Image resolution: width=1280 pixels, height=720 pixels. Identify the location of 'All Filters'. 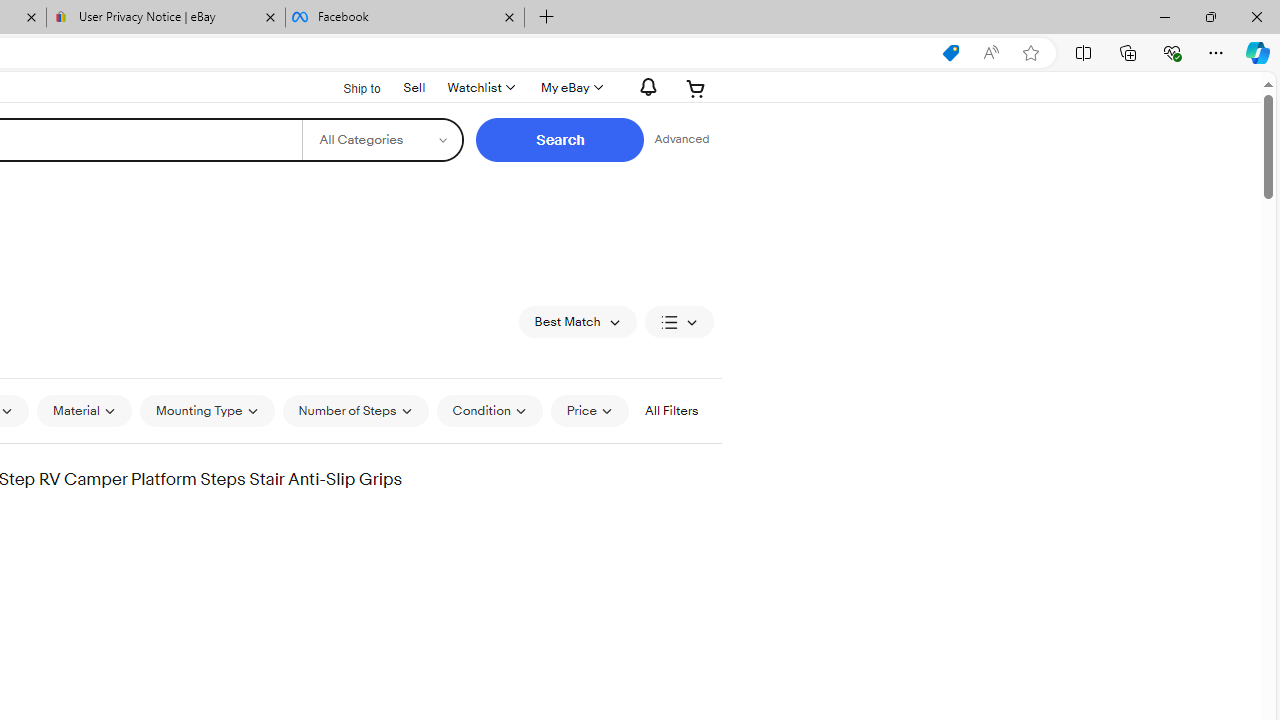
(671, 410).